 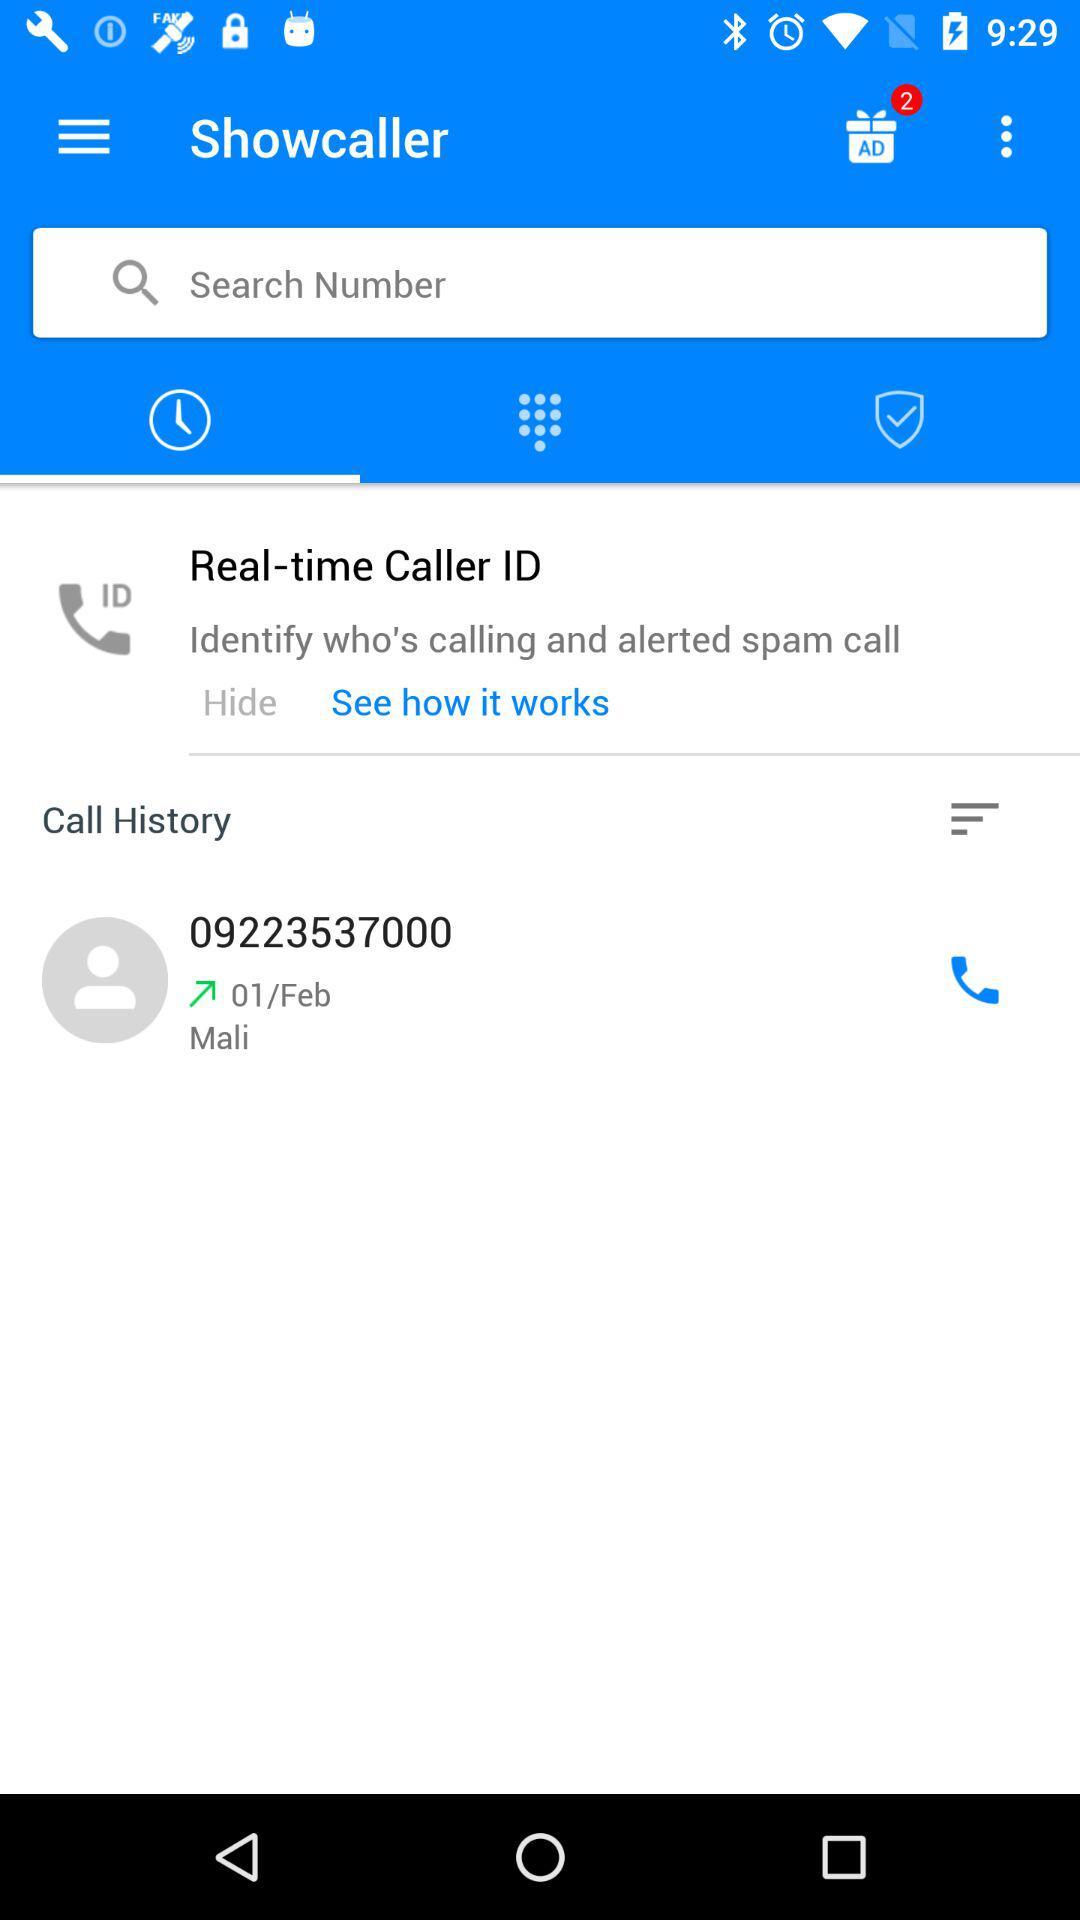 I want to click on search, so click(x=898, y=419).